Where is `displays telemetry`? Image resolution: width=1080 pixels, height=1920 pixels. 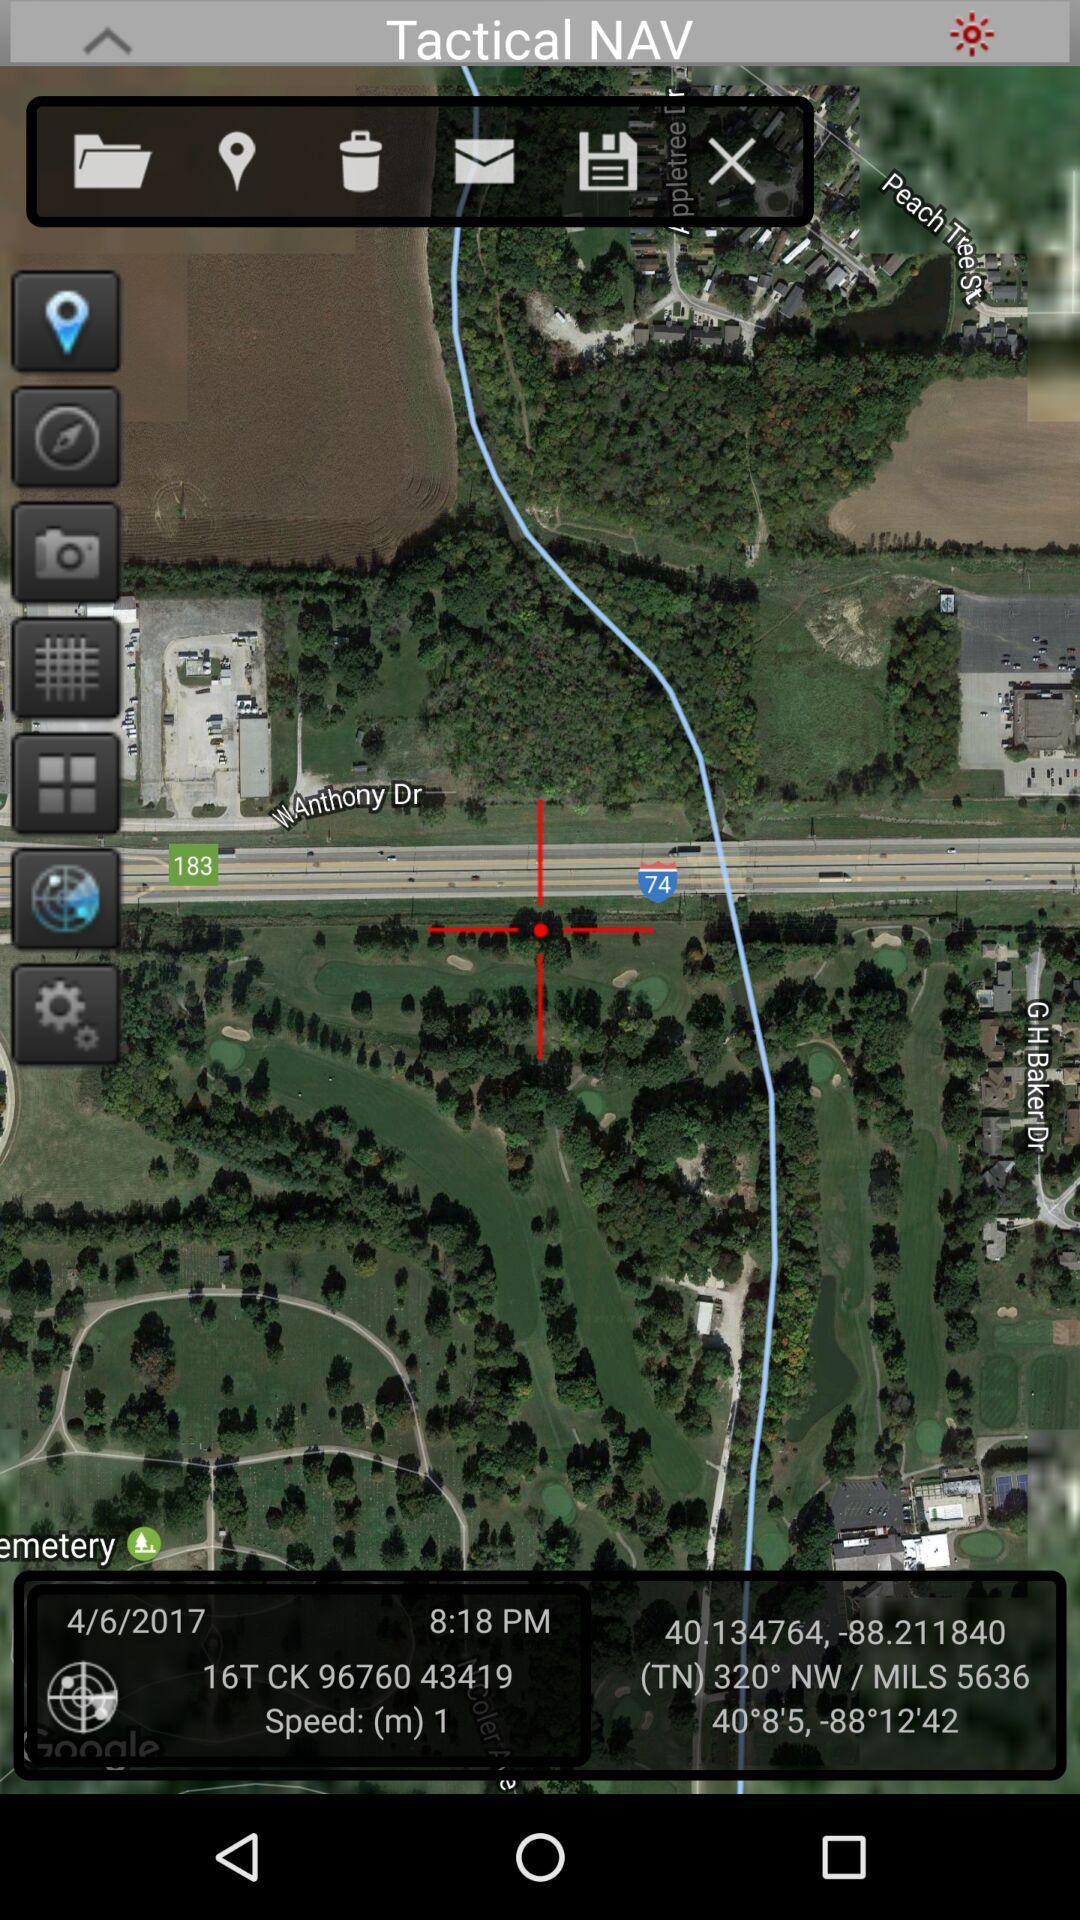 displays telemetry is located at coordinates (58, 897).